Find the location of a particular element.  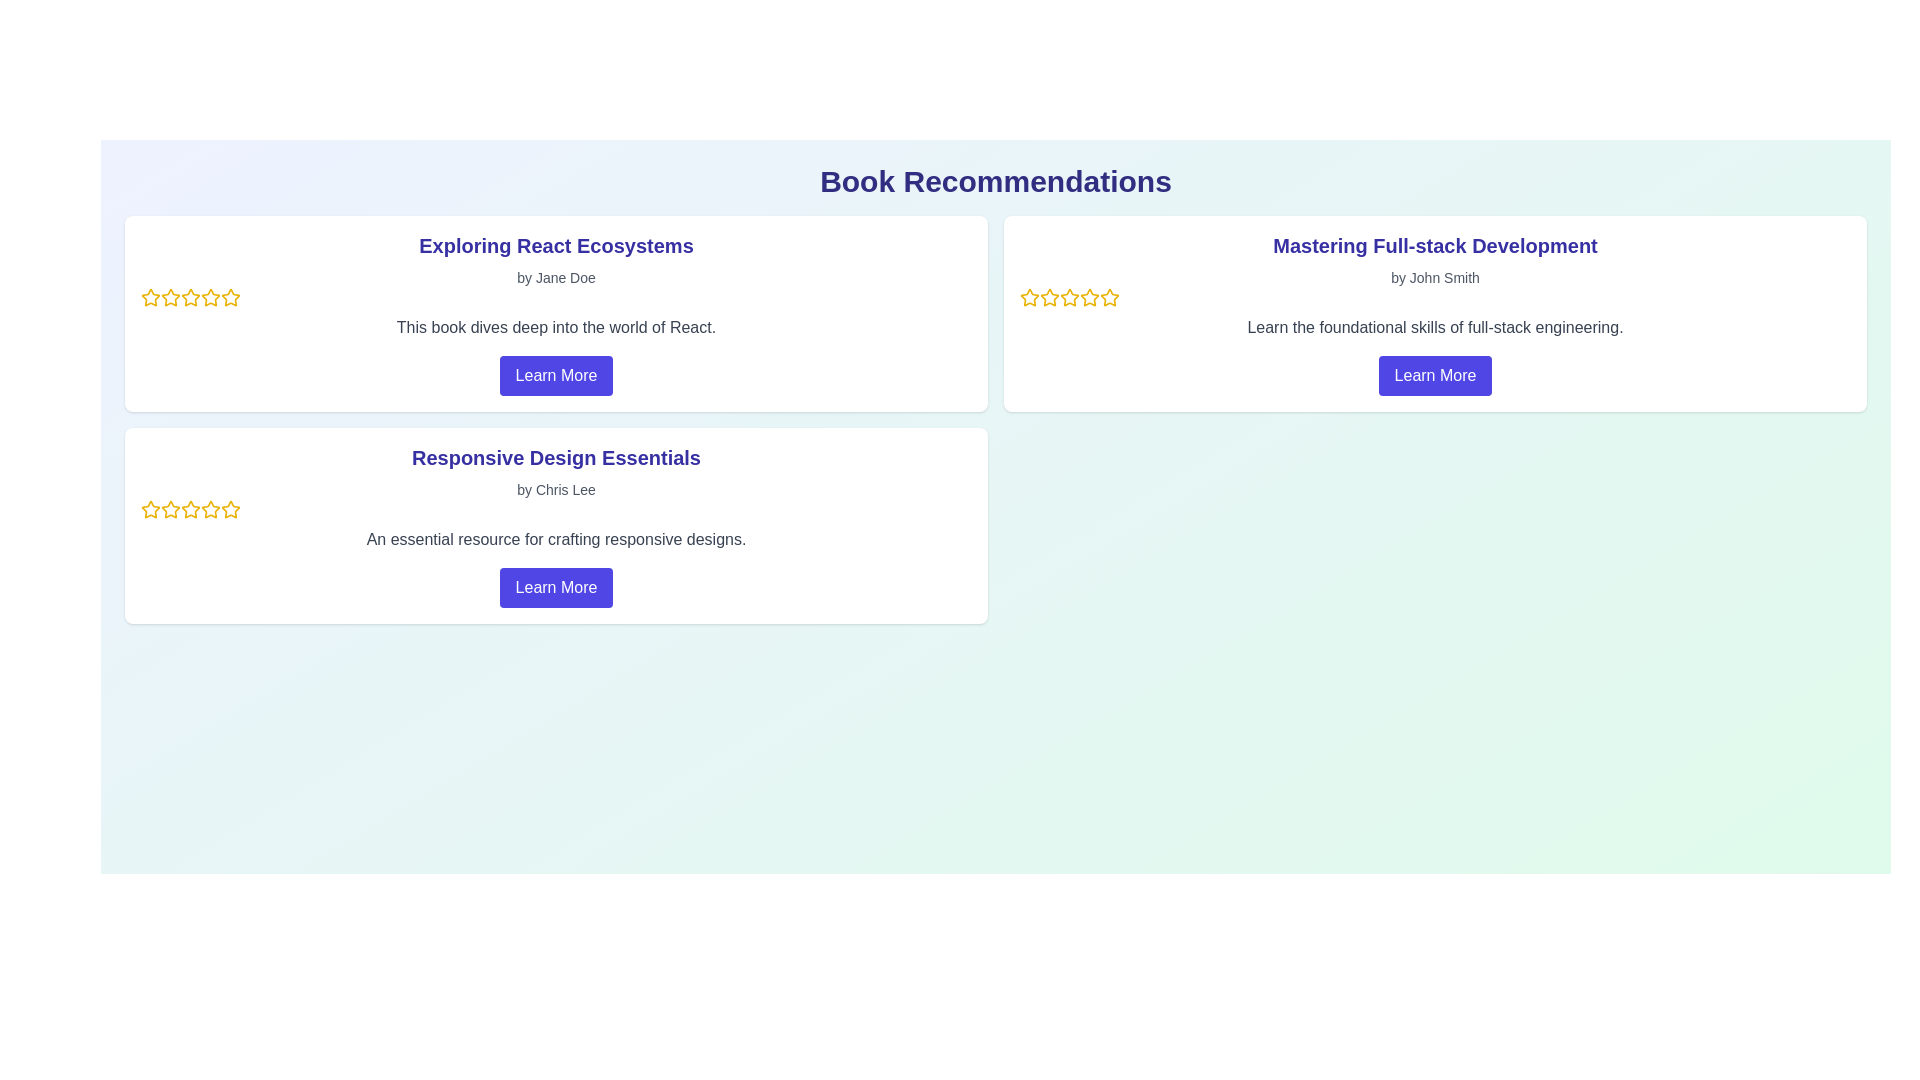

the second star from the left in the rating mechanism of the 'Responsive Design Essentials' card is located at coordinates (171, 508).